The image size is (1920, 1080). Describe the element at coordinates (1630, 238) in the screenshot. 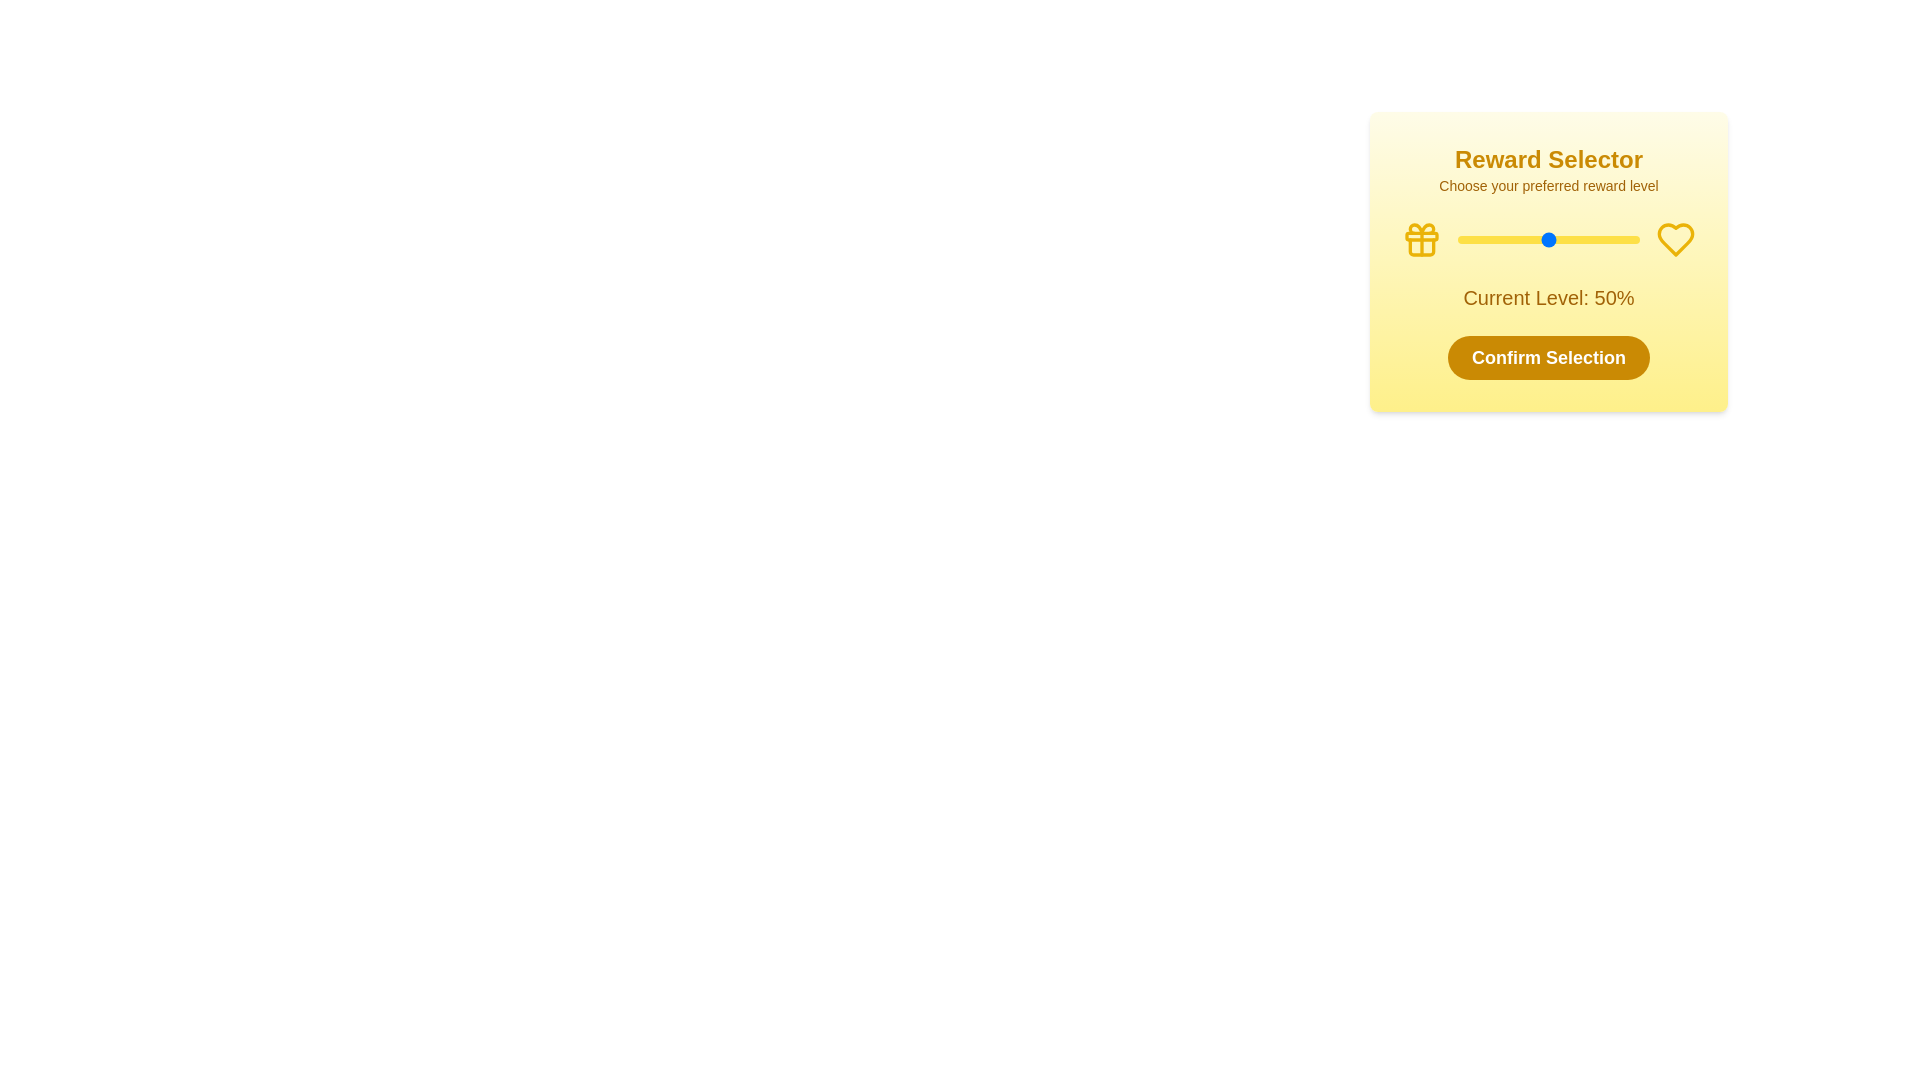

I see `the reward level` at that location.